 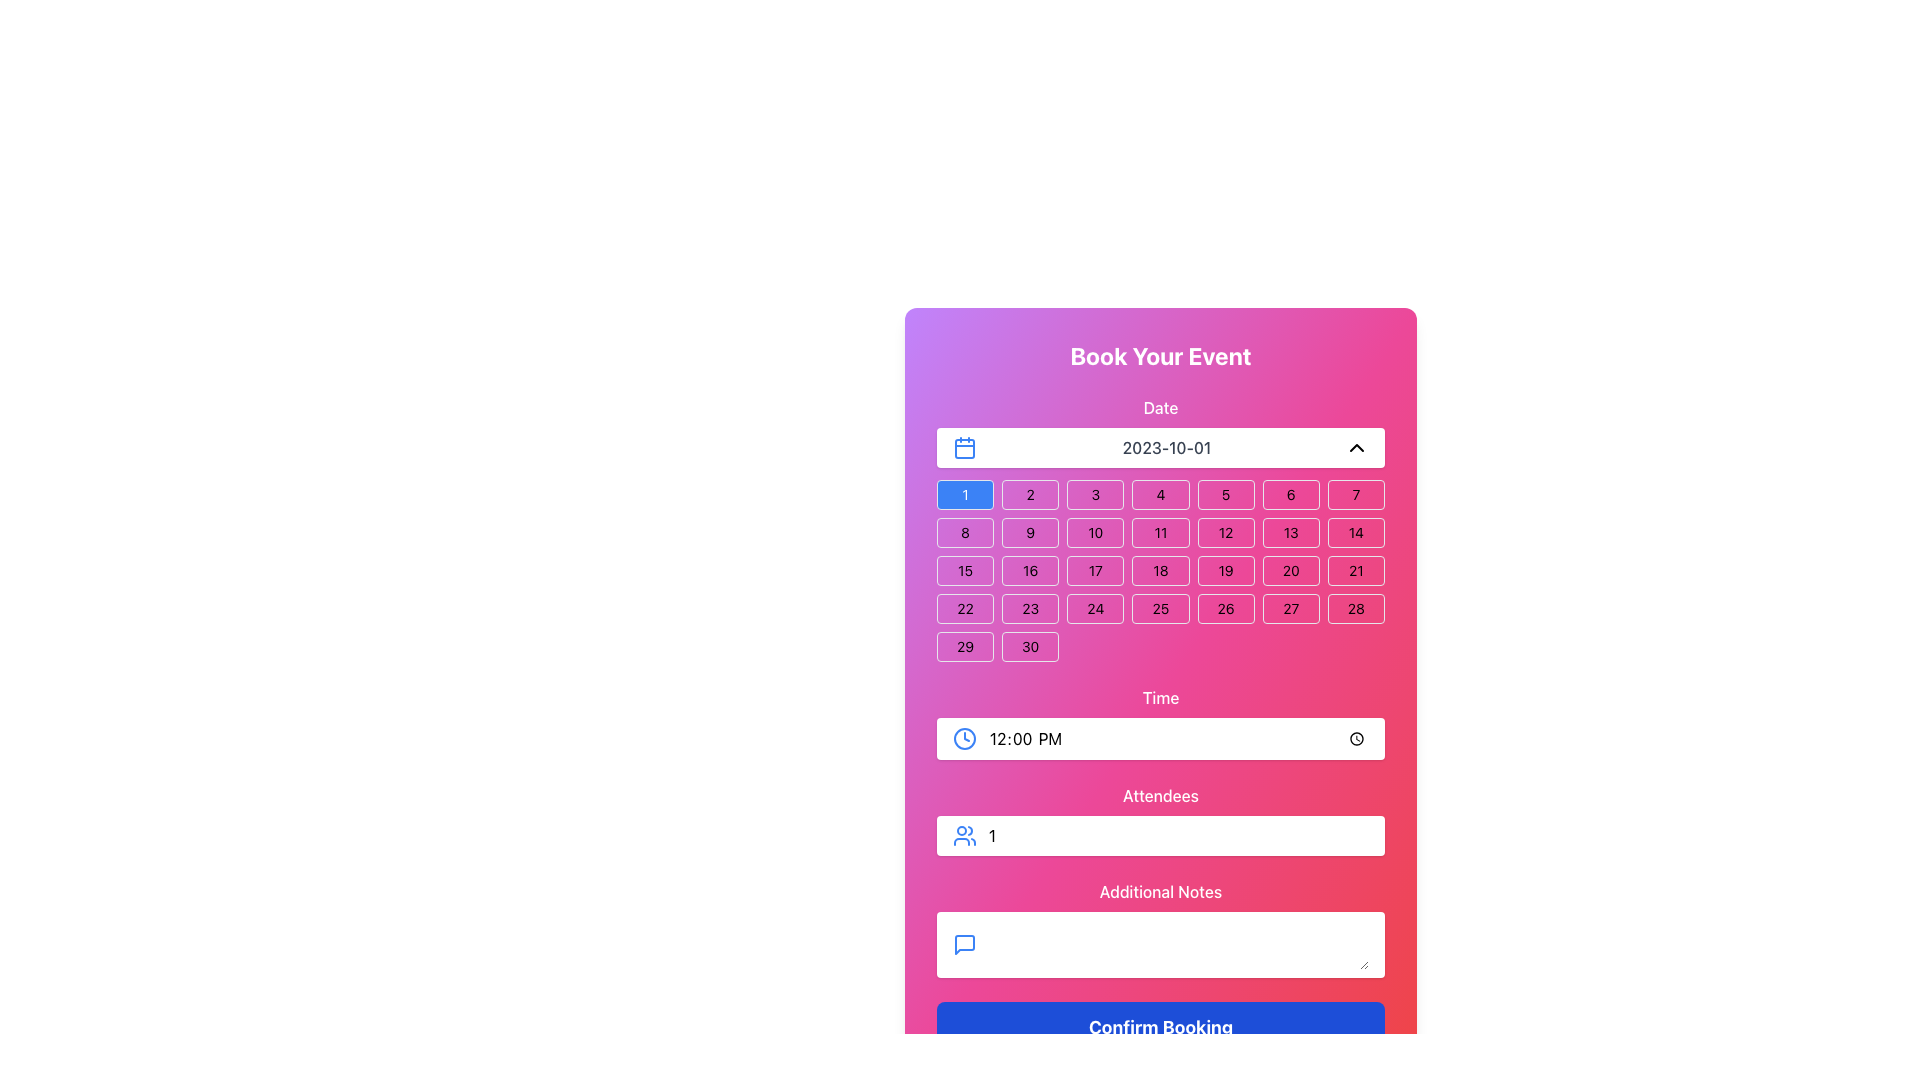 What do you see at coordinates (1094, 531) in the screenshot?
I see `the light pink button labeled '10'` at bounding box center [1094, 531].